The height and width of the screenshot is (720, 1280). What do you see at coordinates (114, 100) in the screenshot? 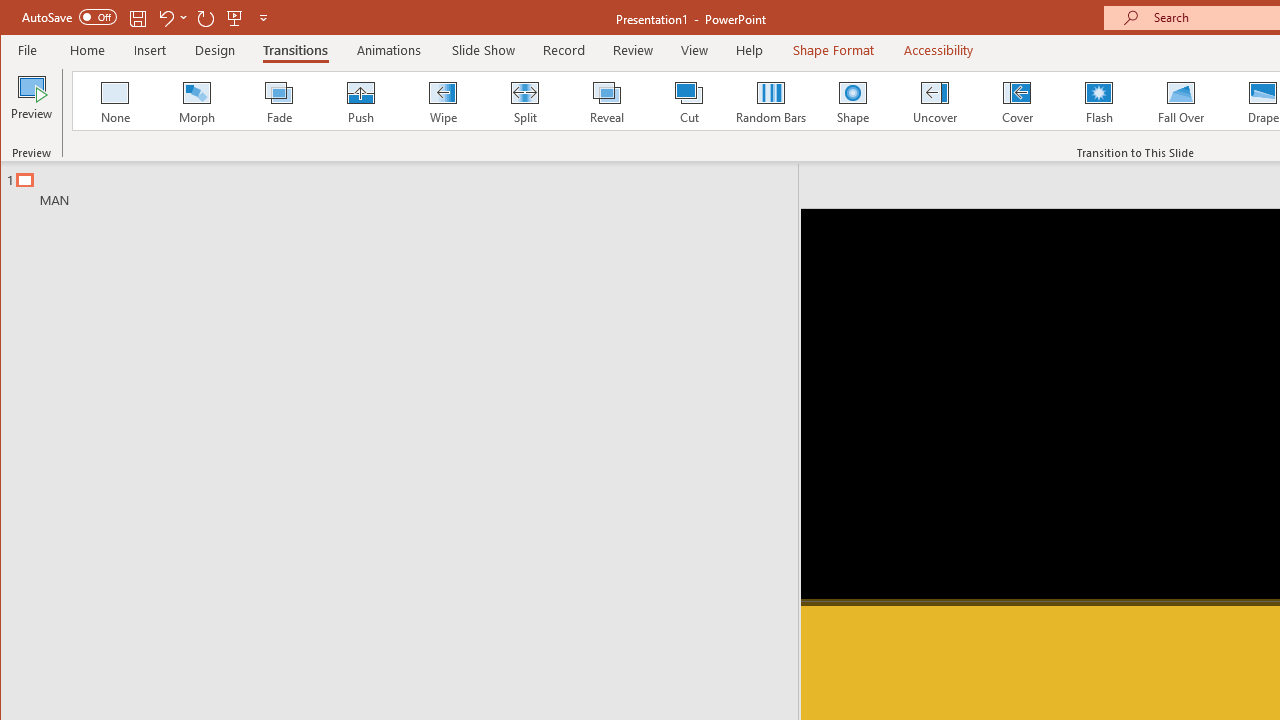
I see `'None'` at bounding box center [114, 100].